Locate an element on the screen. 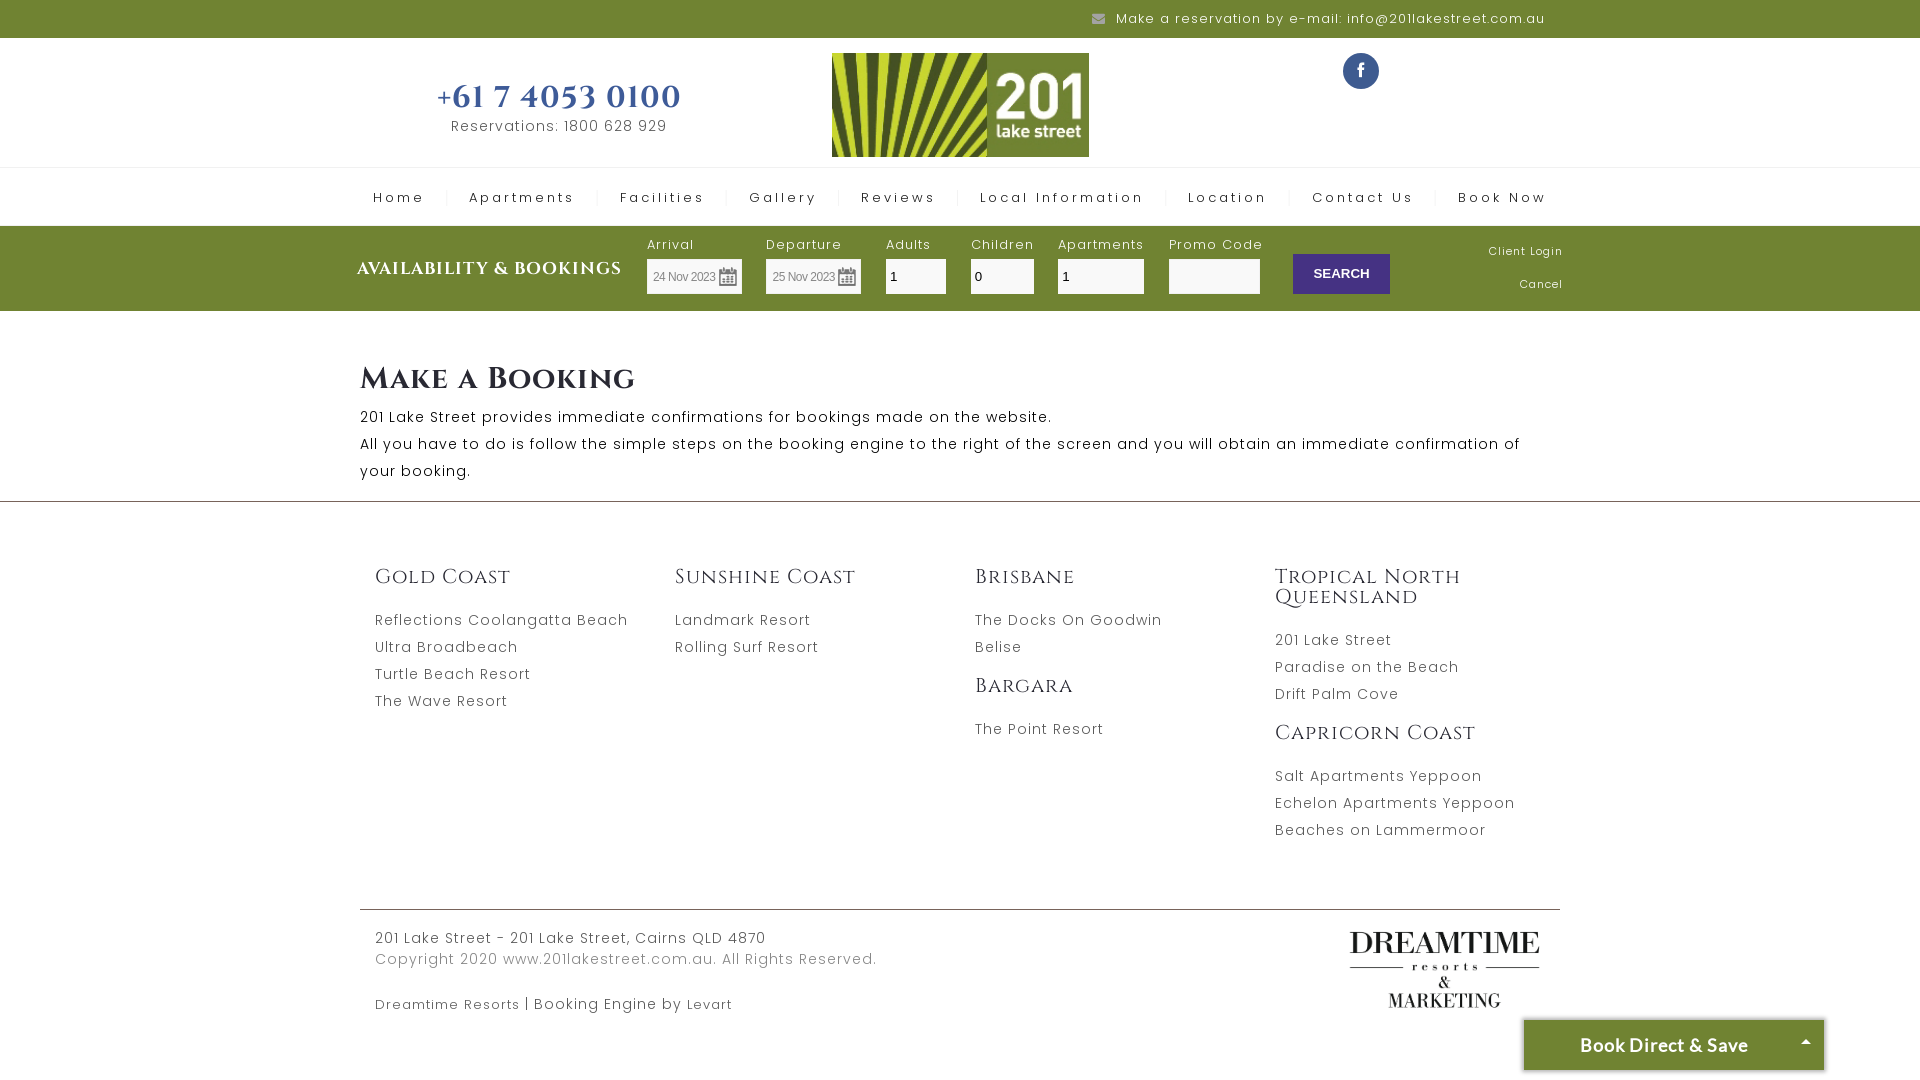 This screenshot has height=1080, width=1920. 'Reviews' is located at coordinates (860, 197).